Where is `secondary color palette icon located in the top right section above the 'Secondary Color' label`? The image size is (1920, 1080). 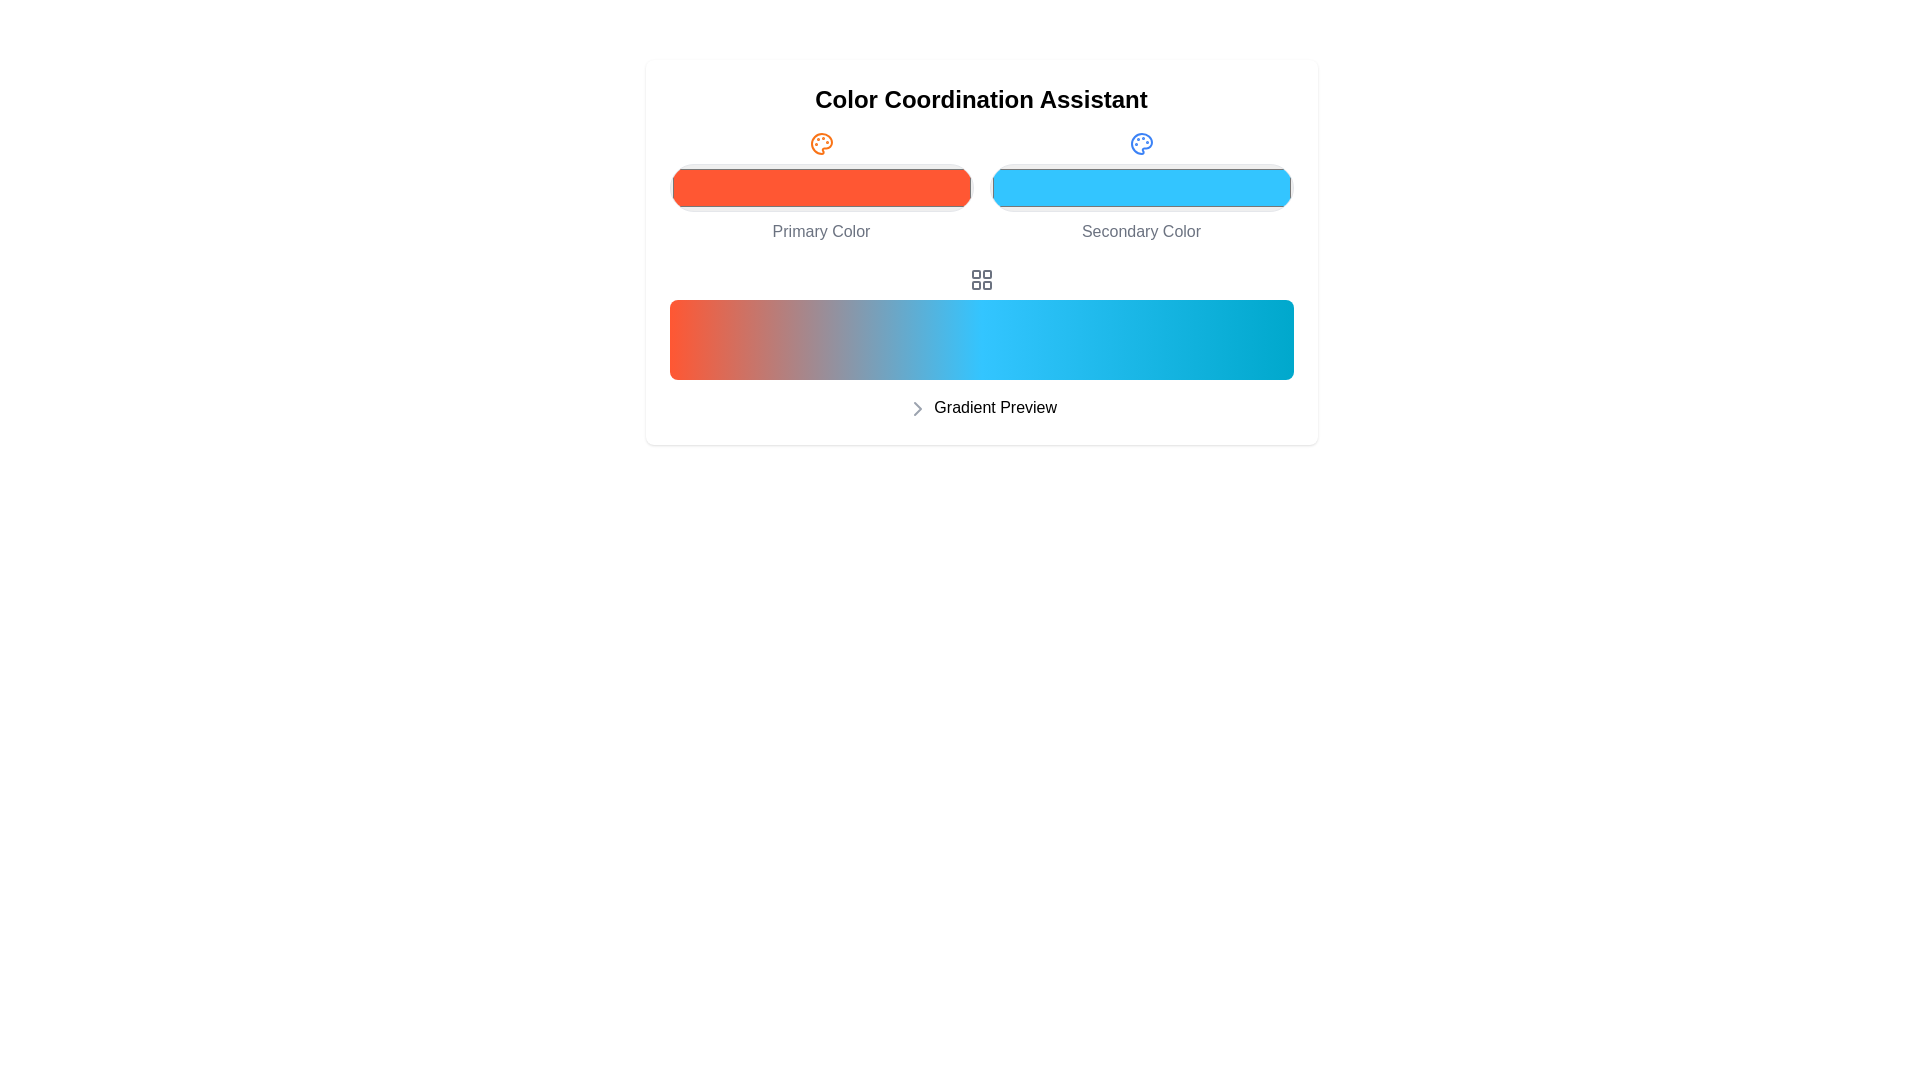 secondary color palette icon located in the top right section above the 'Secondary Color' label is located at coordinates (1141, 142).